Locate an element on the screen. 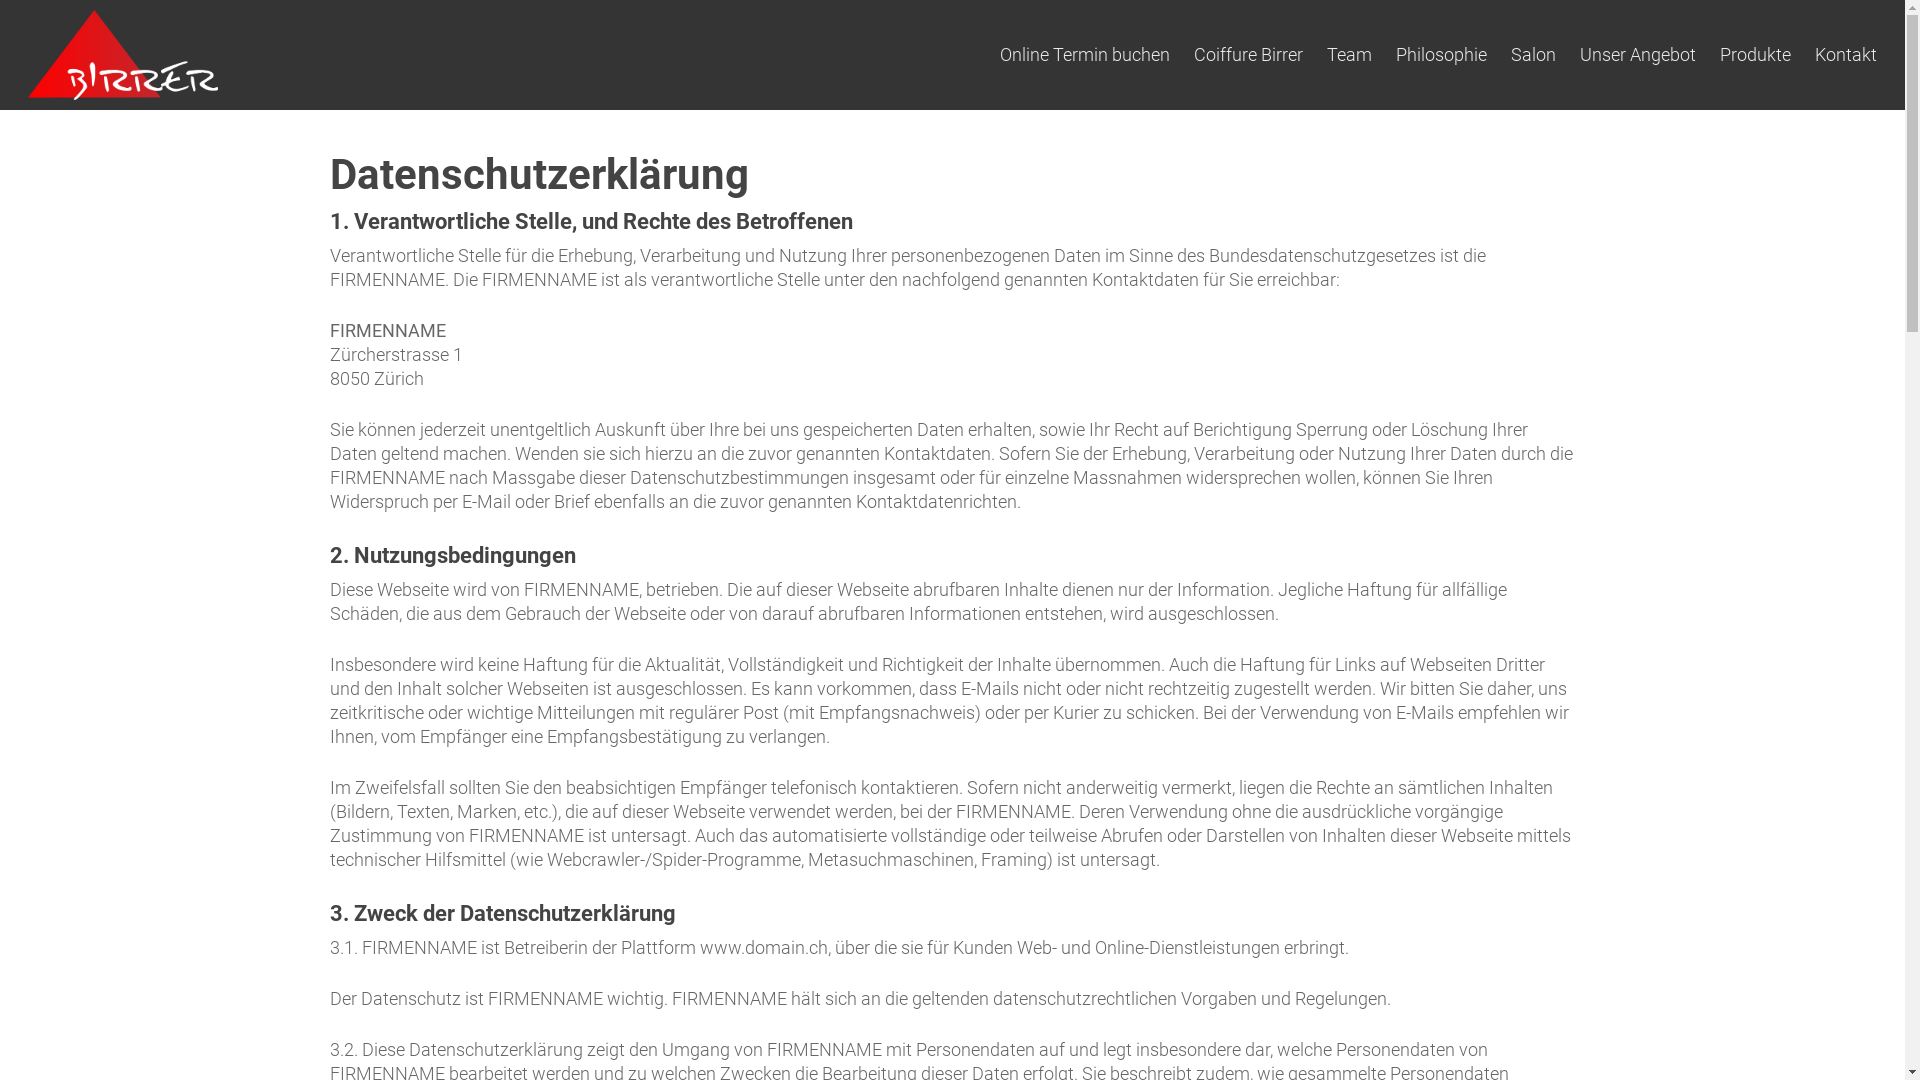 This screenshot has width=1920, height=1080. 'Team' is located at coordinates (1349, 53).